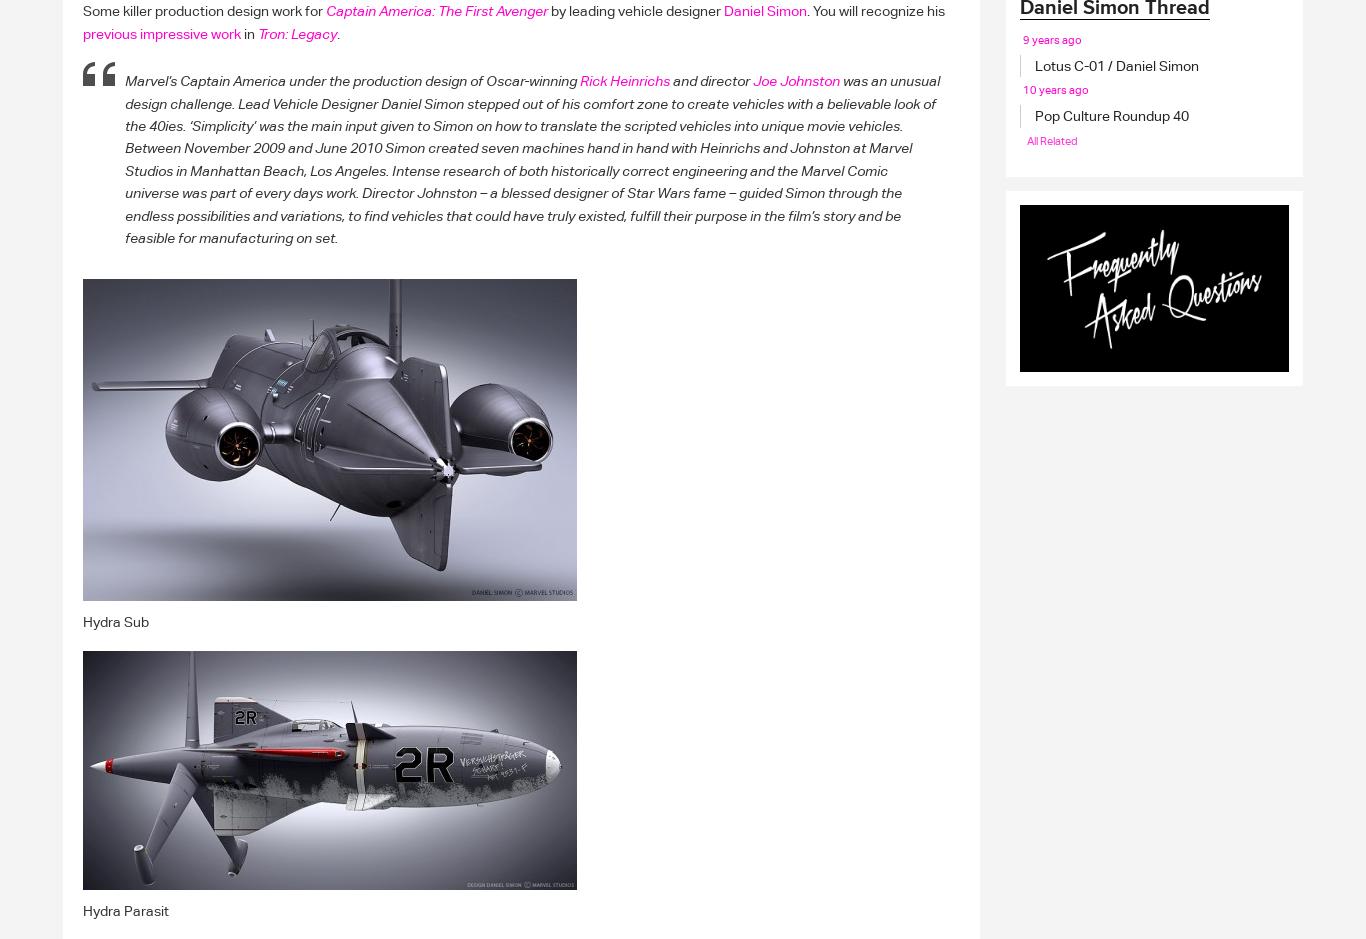  Describe the element at coordinates (1034, 65) in the screenshot. I see `'Lotus C-01 / Daniel Simon'` at that location.